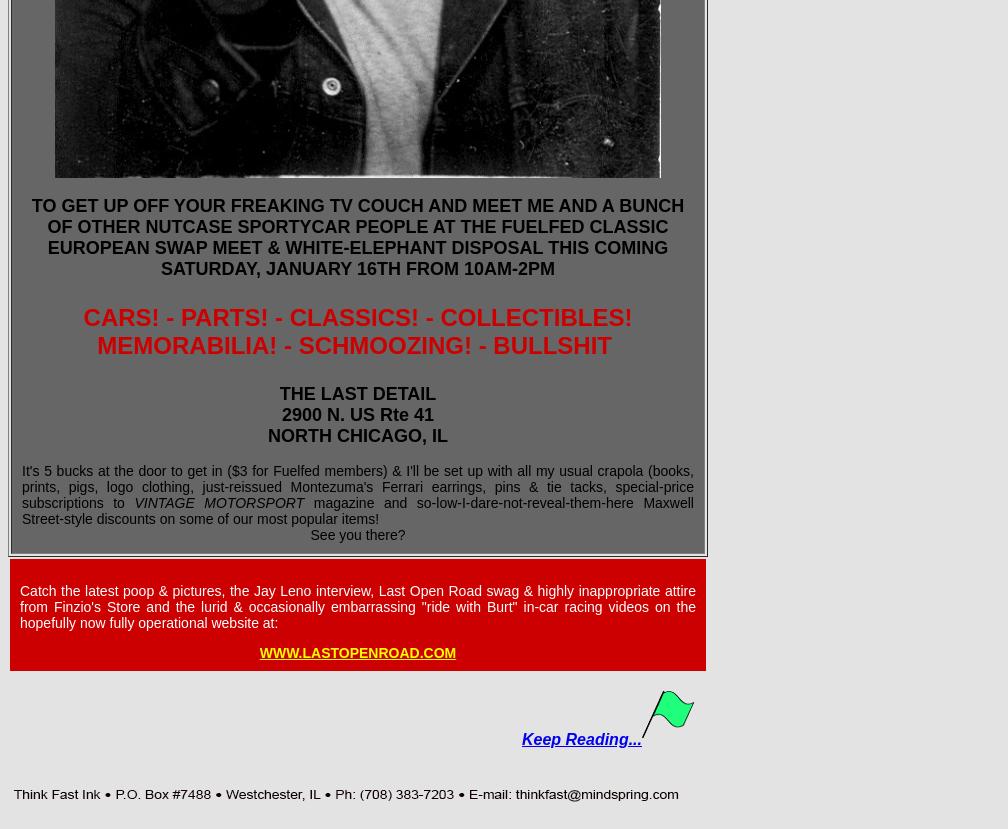 This screenshot has width=1008, height=829. I want to click on 'See you there?', so click(357, 535).